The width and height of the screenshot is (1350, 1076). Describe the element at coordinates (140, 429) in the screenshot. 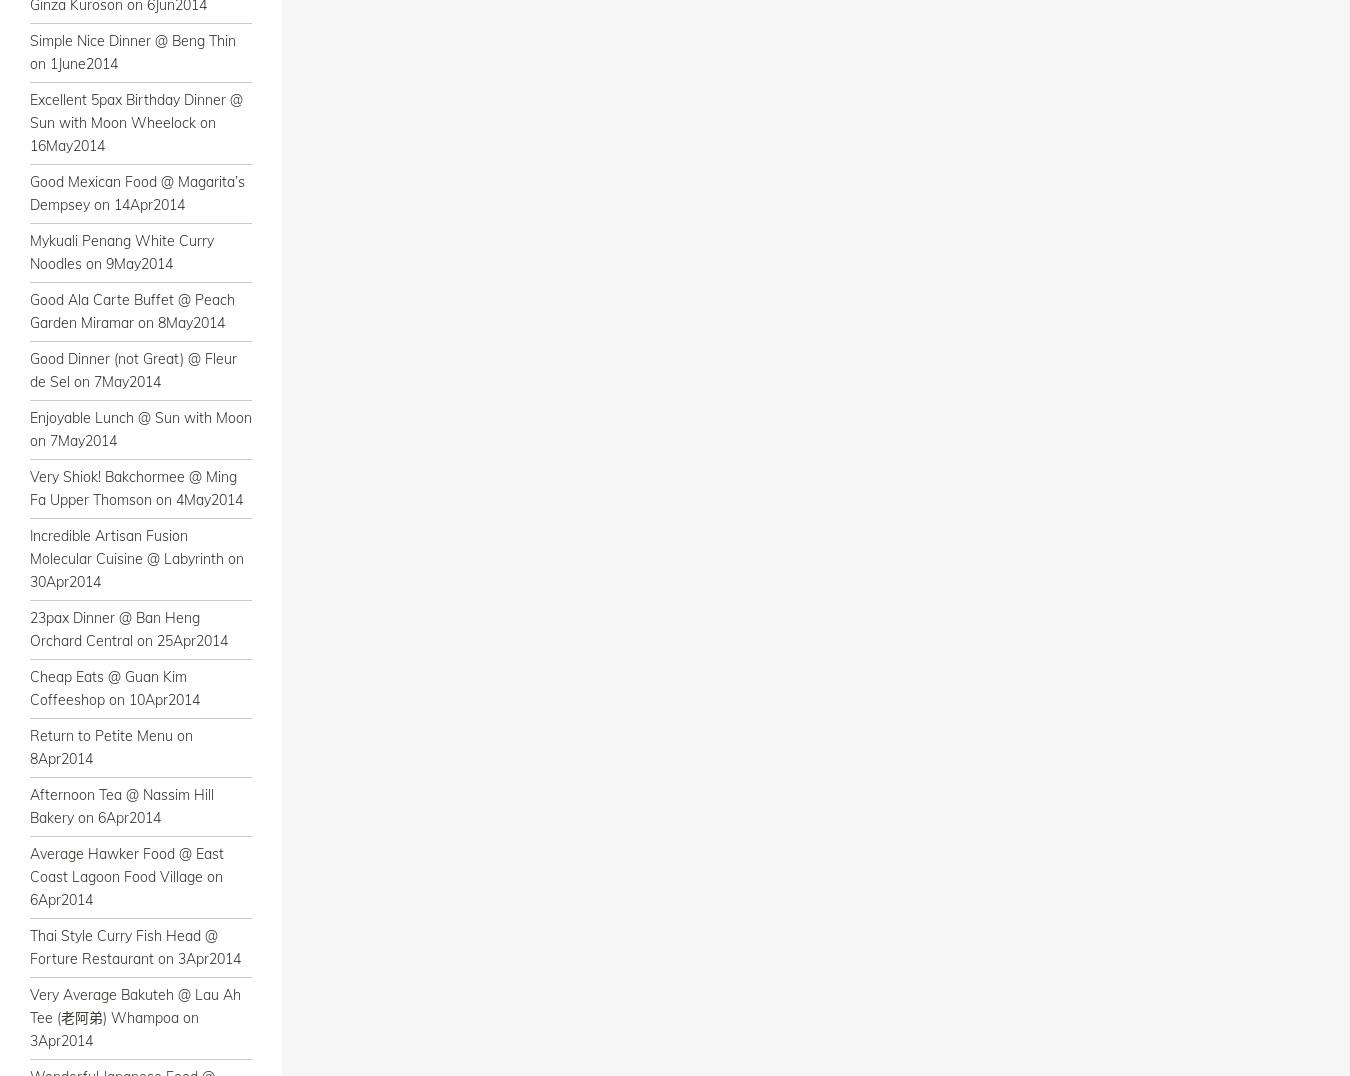

I see `'Enjoyable Lunch @ Sun with Moon on 7May2014'` at that location.